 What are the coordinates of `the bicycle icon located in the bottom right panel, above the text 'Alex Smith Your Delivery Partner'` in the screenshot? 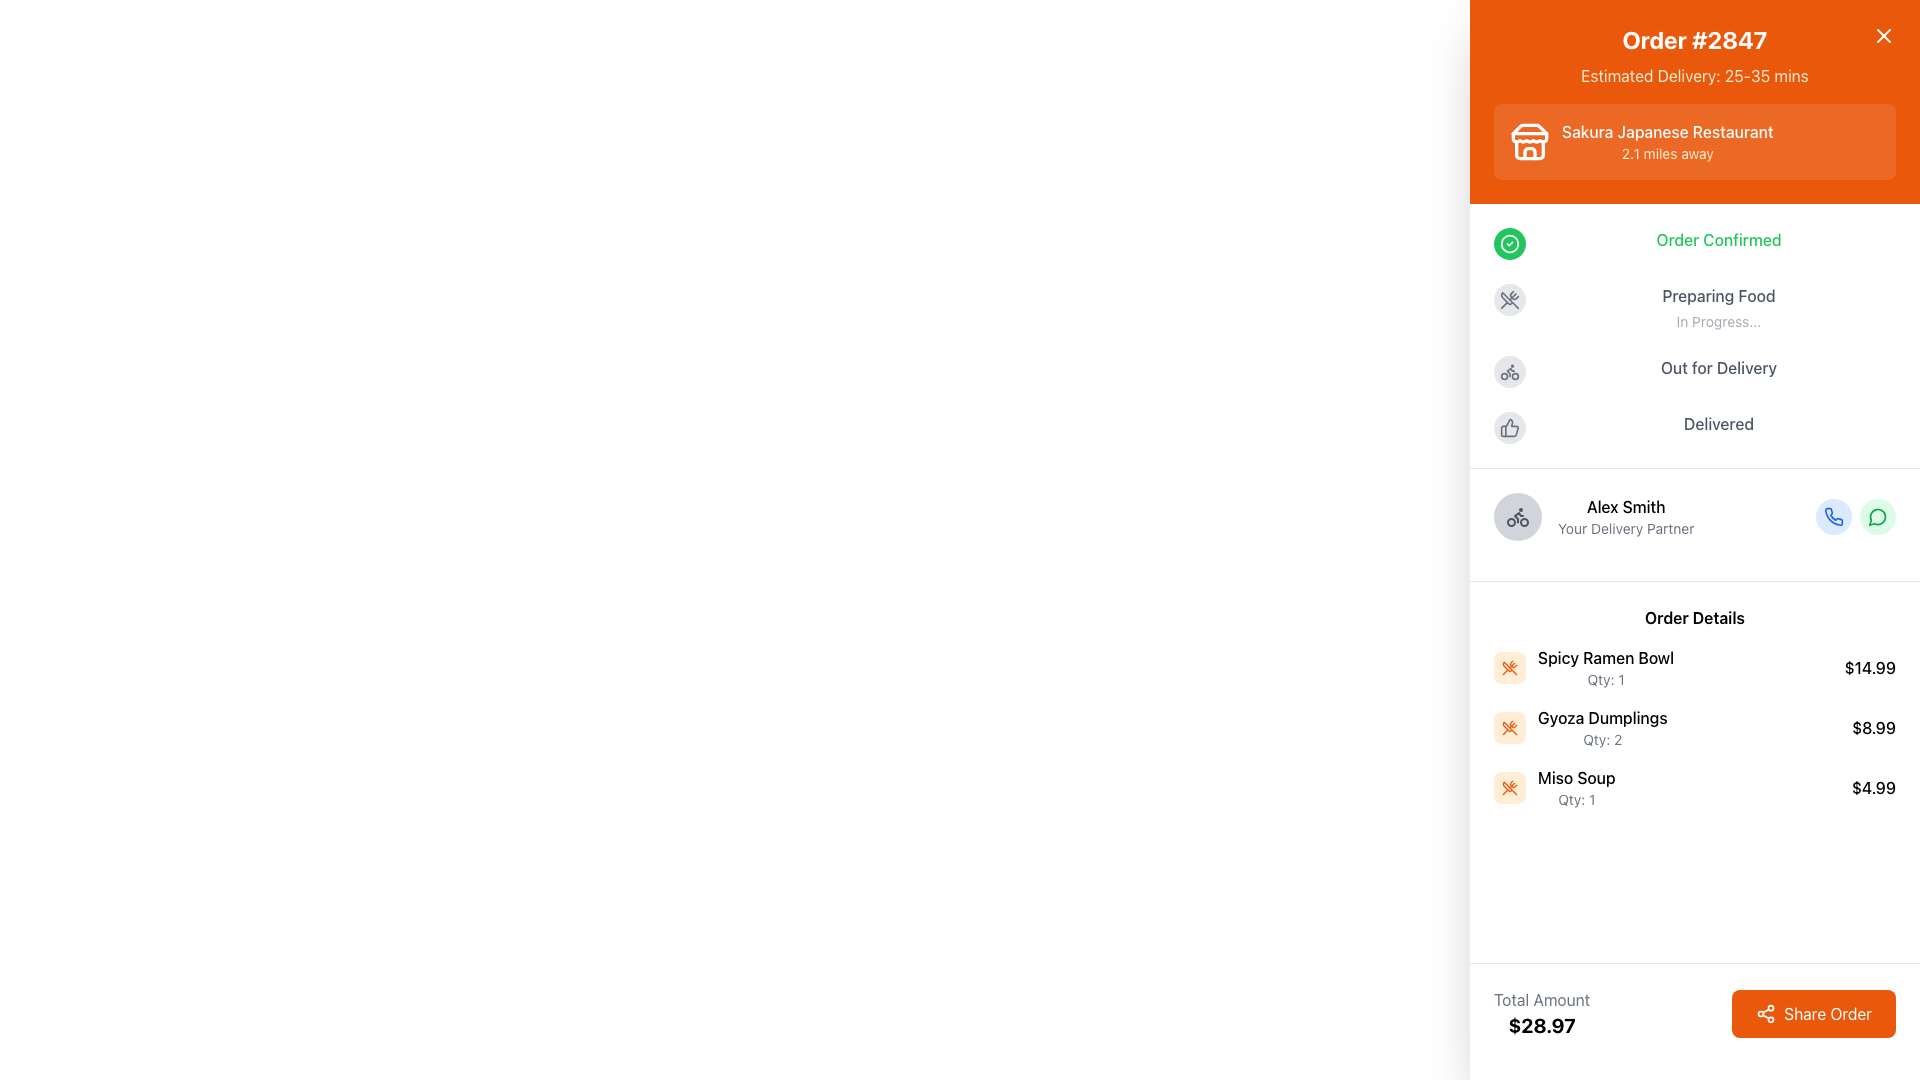 It's located at (1510, 371).